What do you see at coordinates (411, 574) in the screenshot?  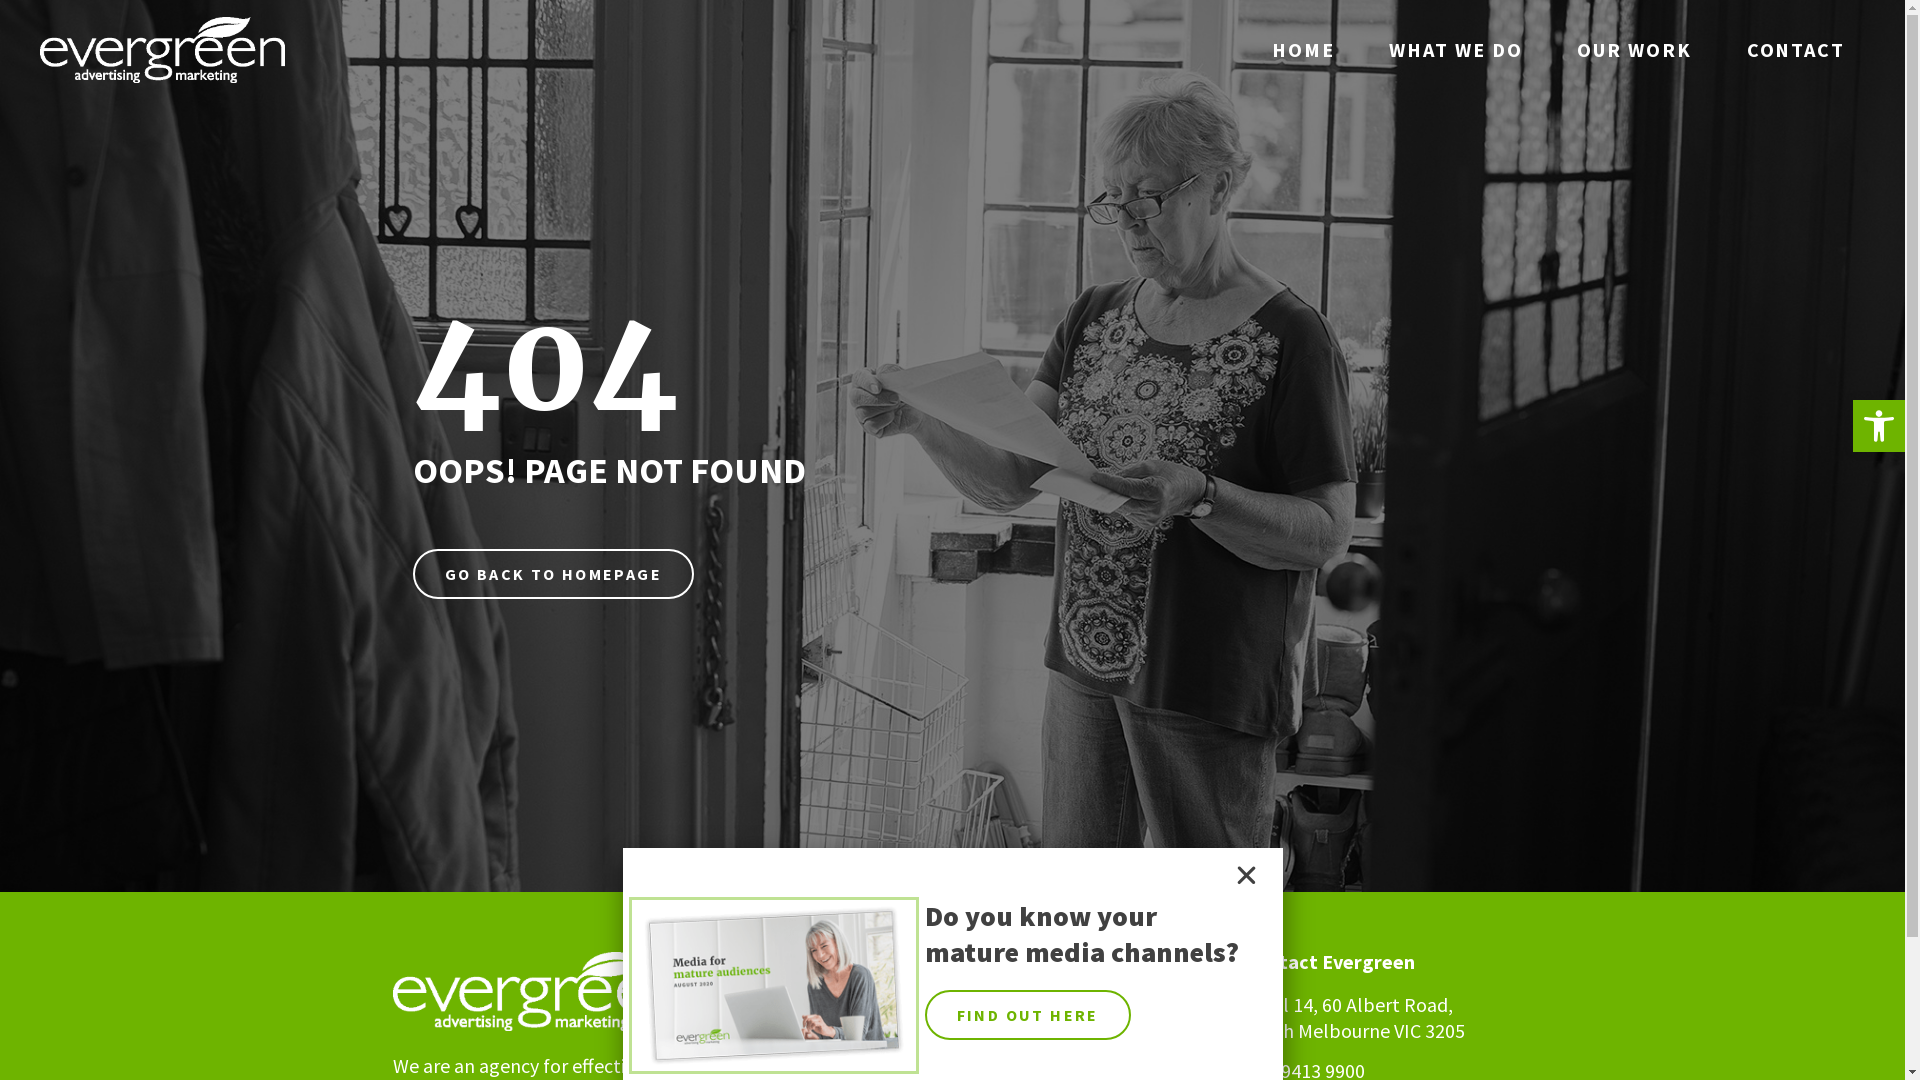 I see `'GO BACK TO HOMEPAGE'` at bounding box center [411, 574].